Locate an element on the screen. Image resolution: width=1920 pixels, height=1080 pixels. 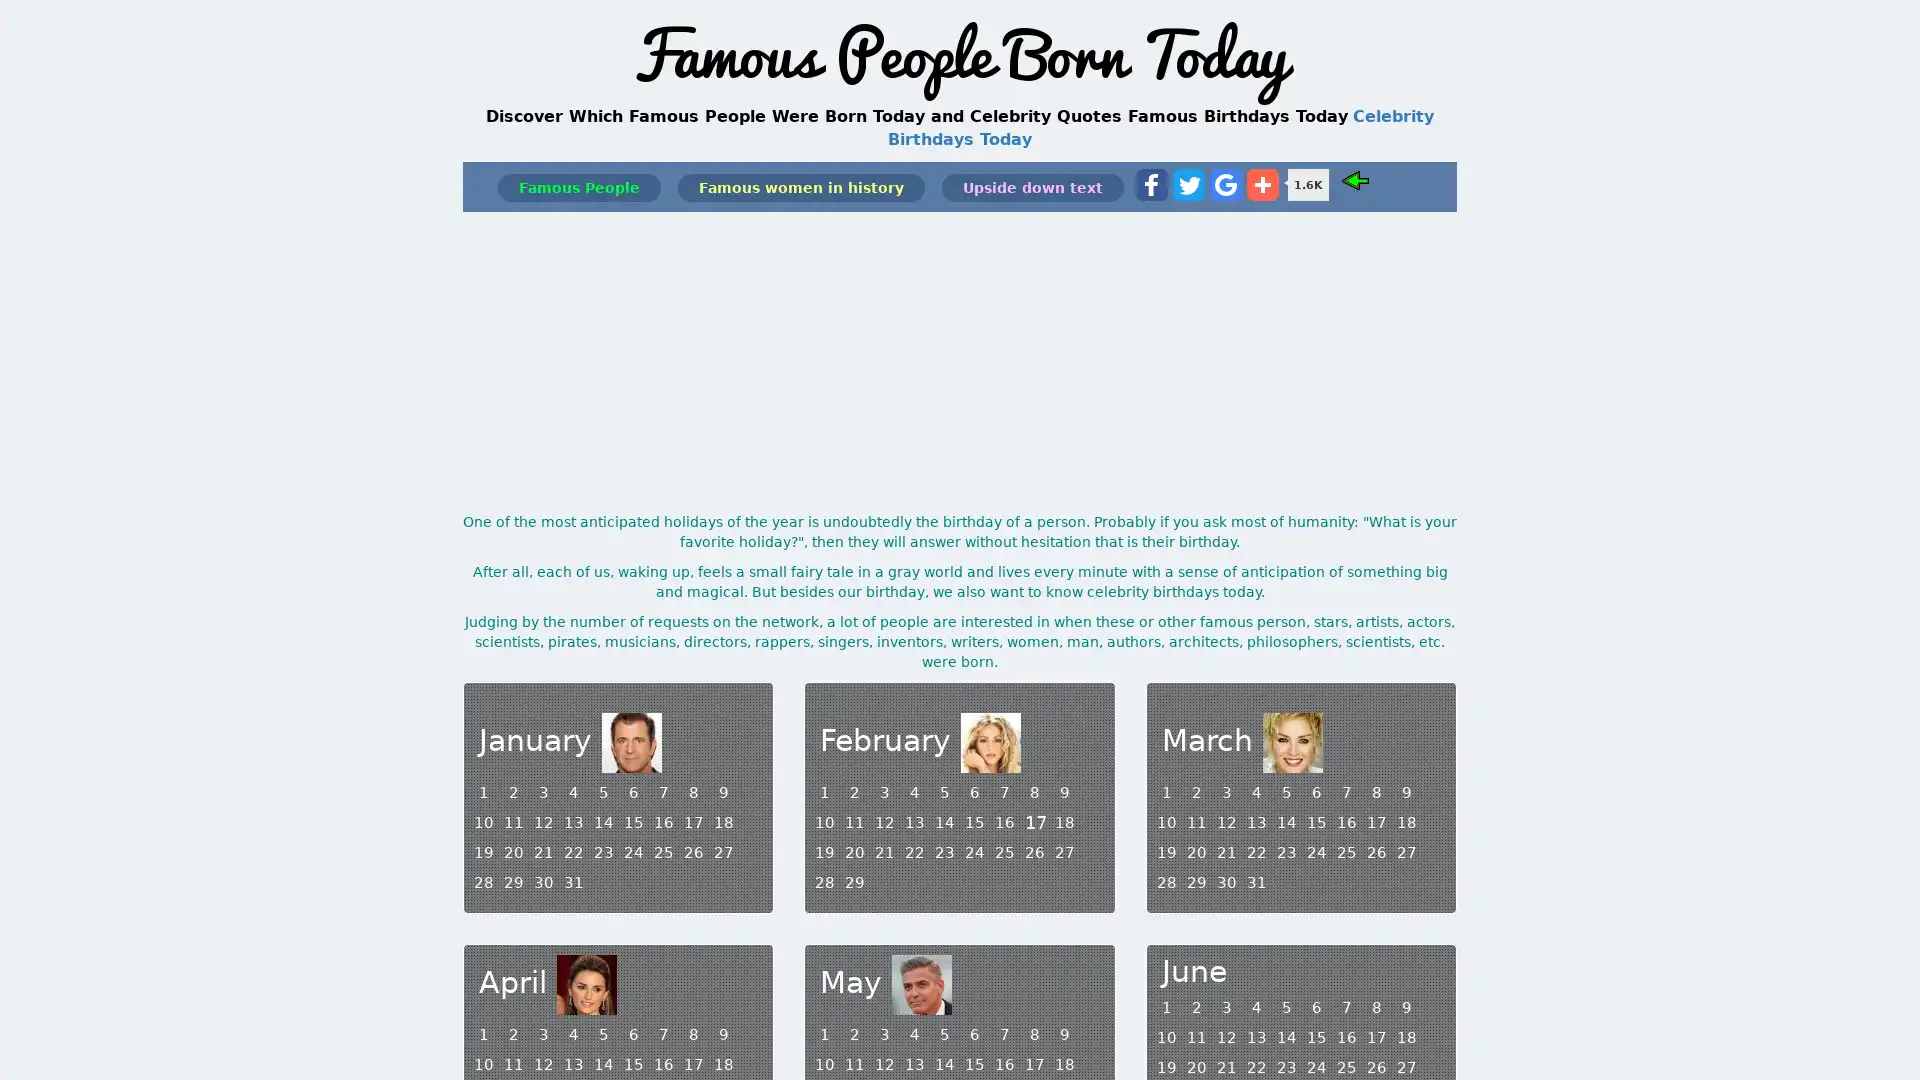
Share to More is located at coordinates (1261, 184).